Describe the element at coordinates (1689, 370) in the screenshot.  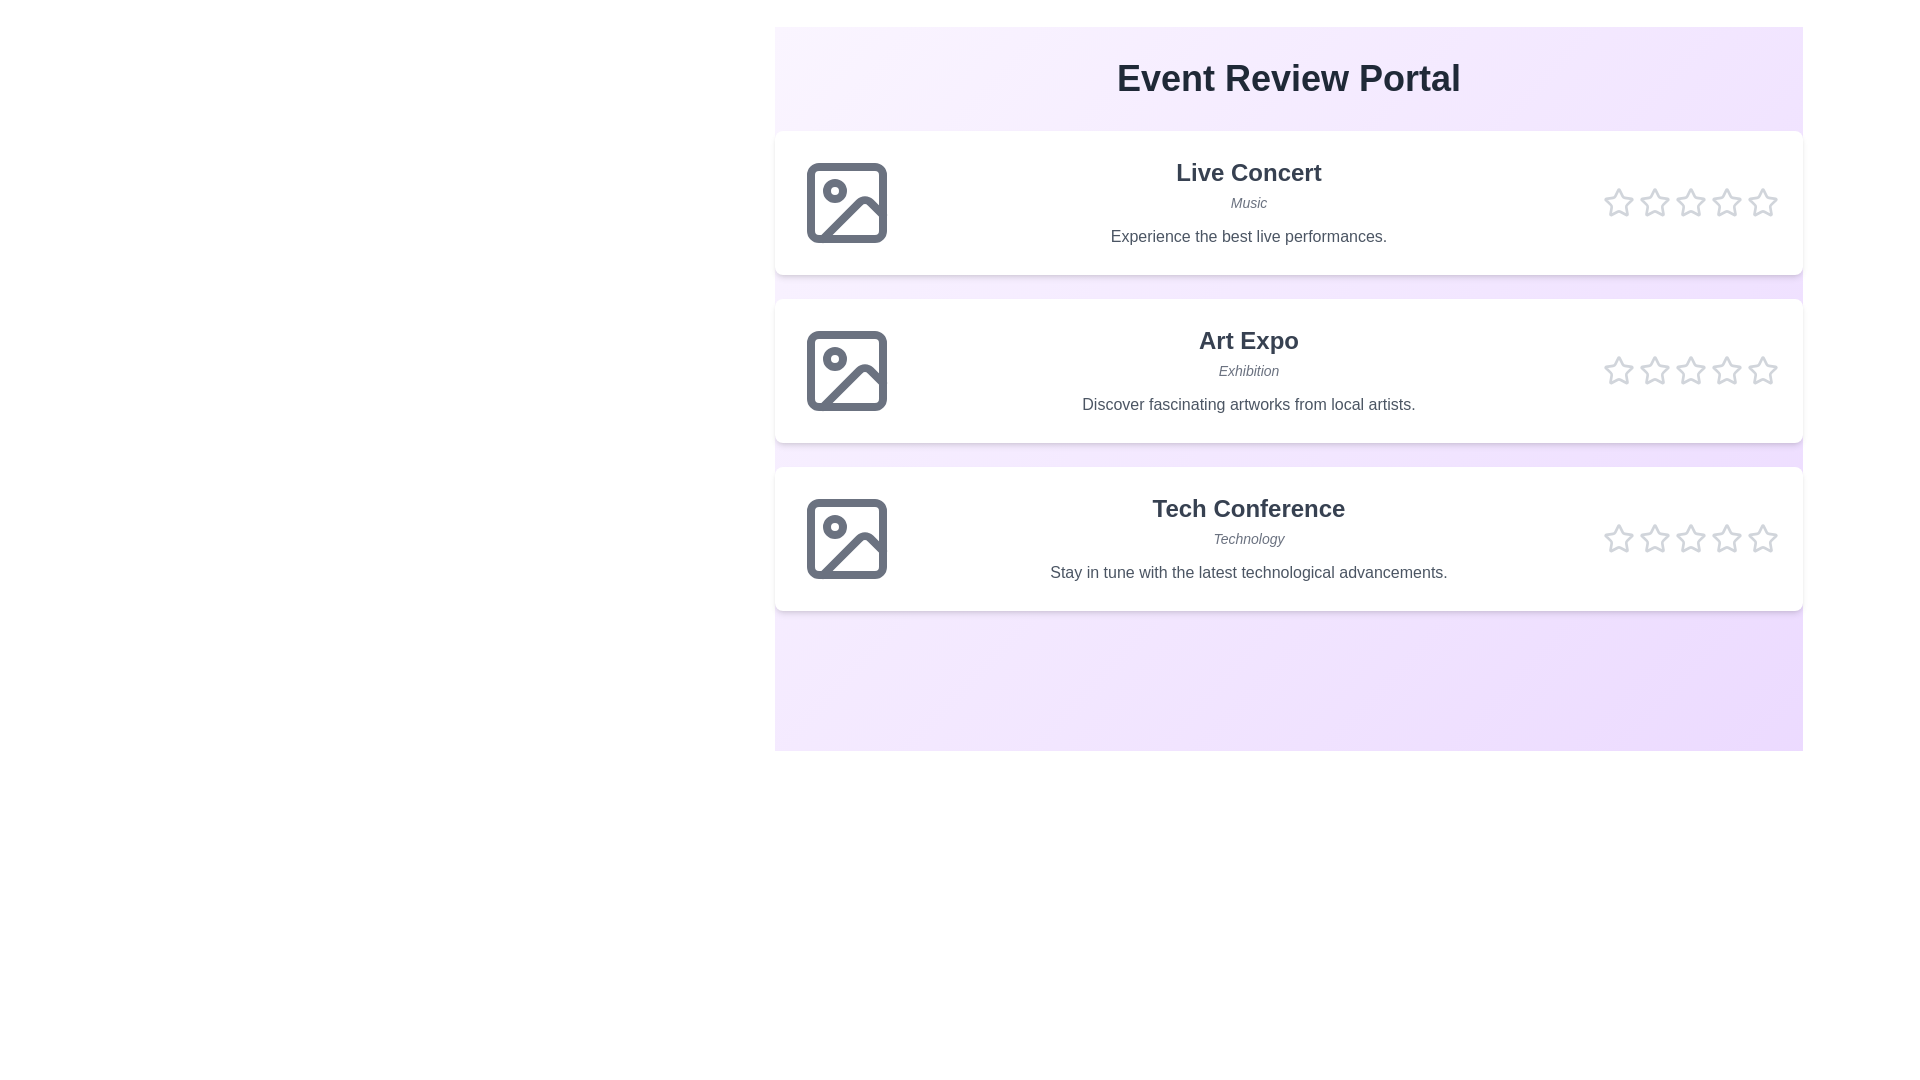
I see `the star corresponding to the rating 3 for the event Art Expo` at that location.